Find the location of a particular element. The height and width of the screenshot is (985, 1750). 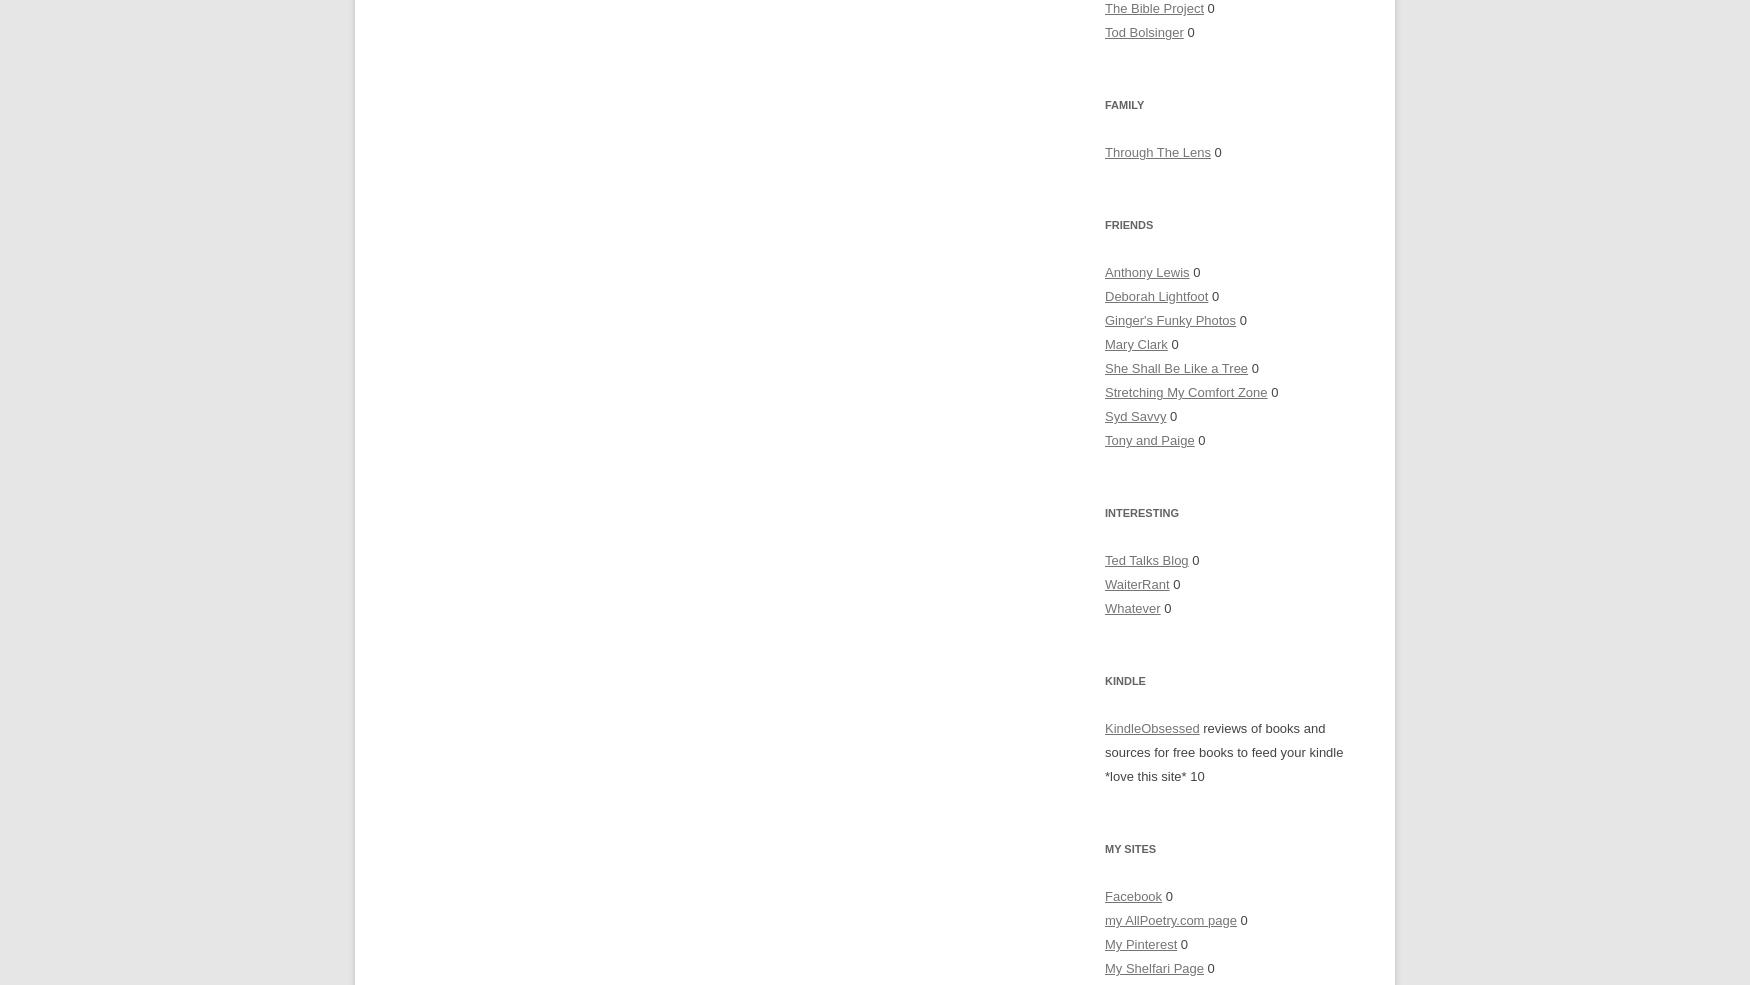

'Stretching My Comfort Zone' is located at coordinates (1184, 392).